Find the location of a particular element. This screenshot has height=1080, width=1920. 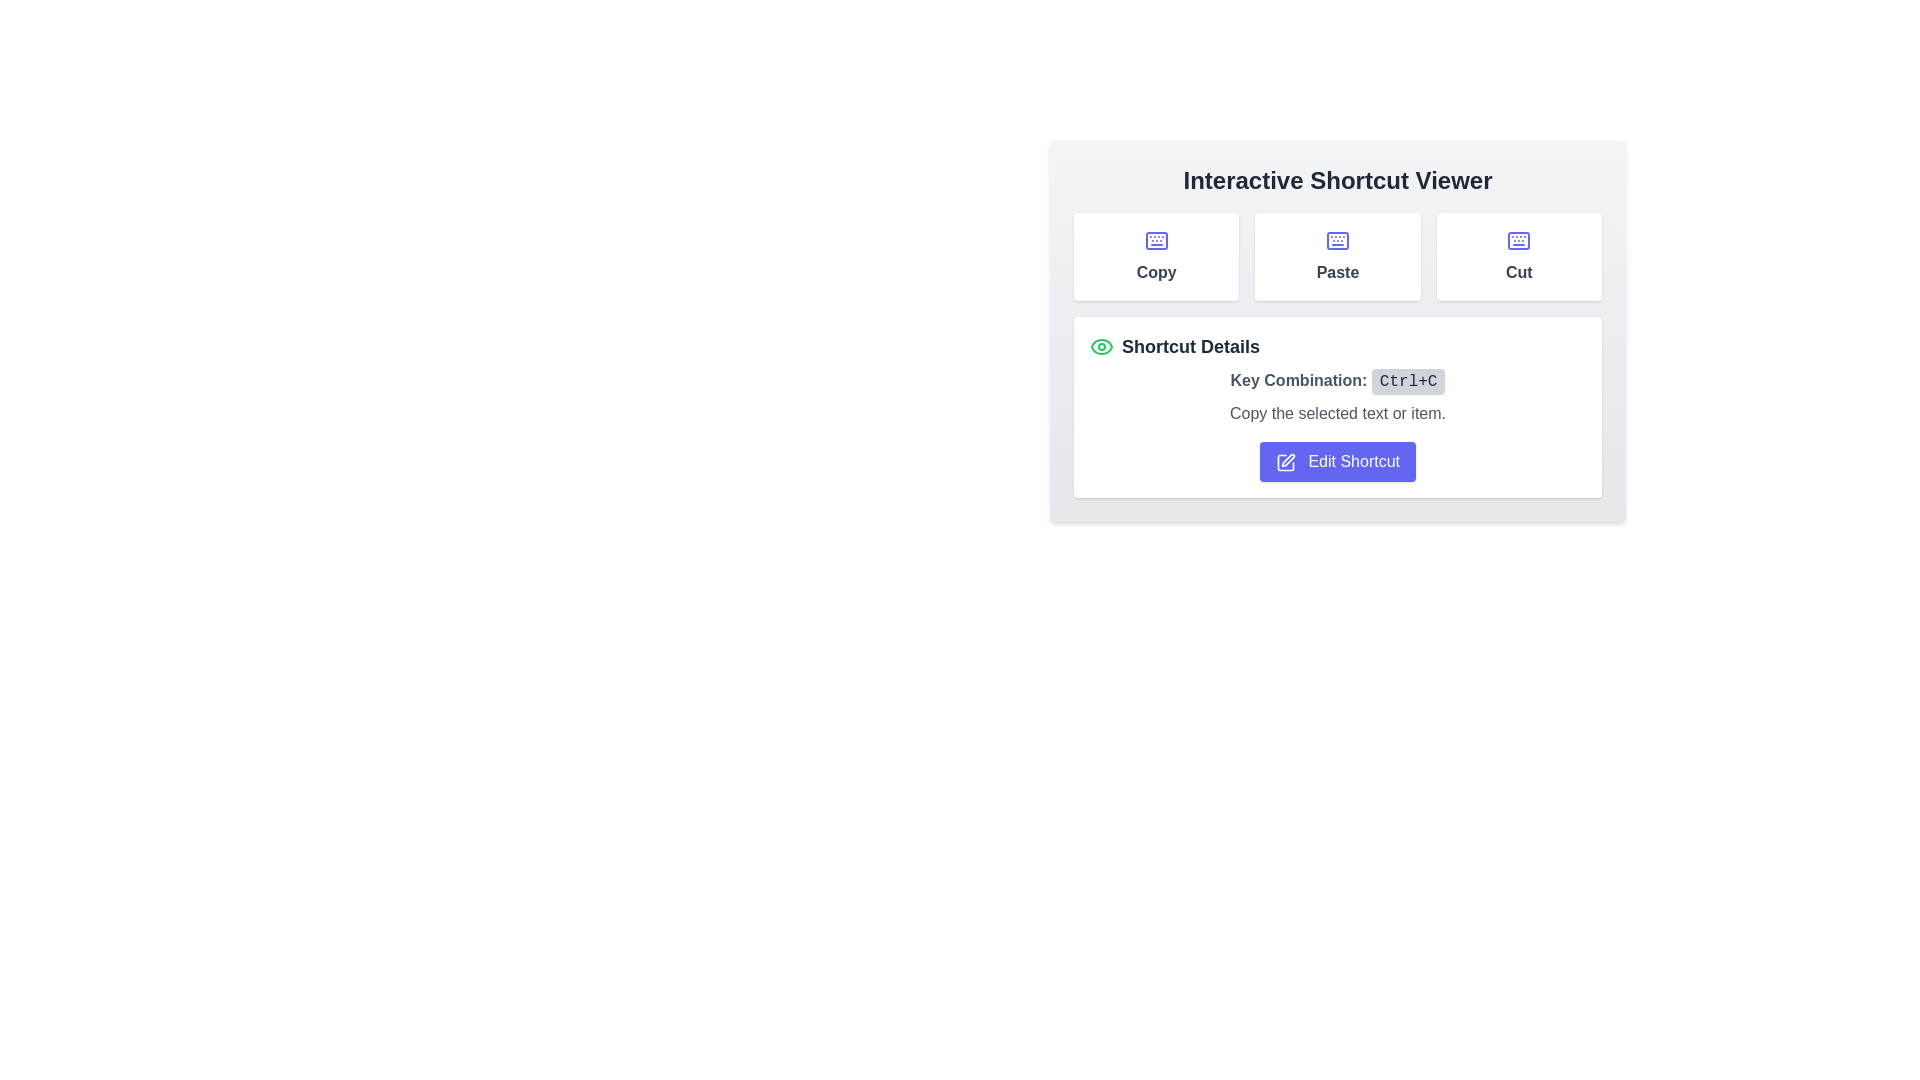

the 'Cut' button, which is a rectangular button with a white background, rounded corners, a blue keyboard icon at the top, and bold text below it is located at coordinates (1518, 256).